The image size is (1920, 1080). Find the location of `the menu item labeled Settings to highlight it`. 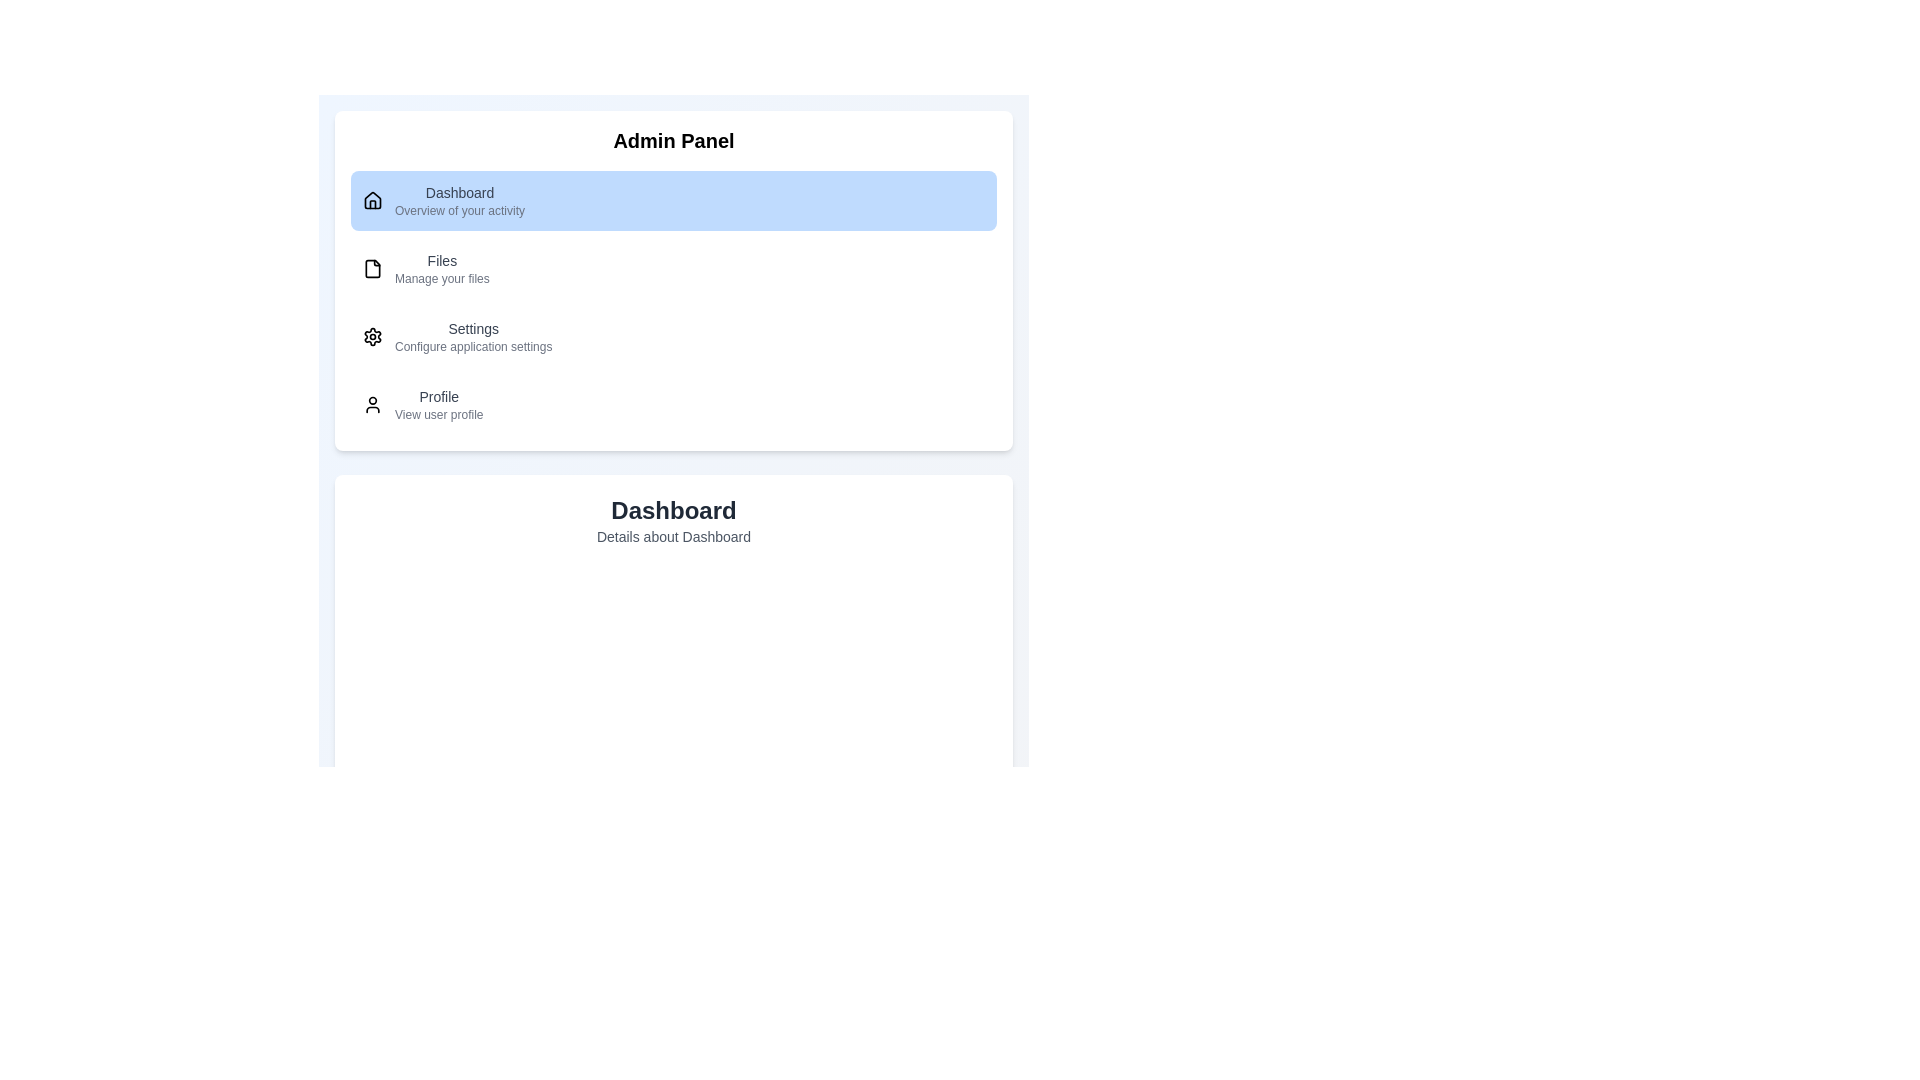

the menu item labeled Settings to highlight it is located at coordinates (673, 335).